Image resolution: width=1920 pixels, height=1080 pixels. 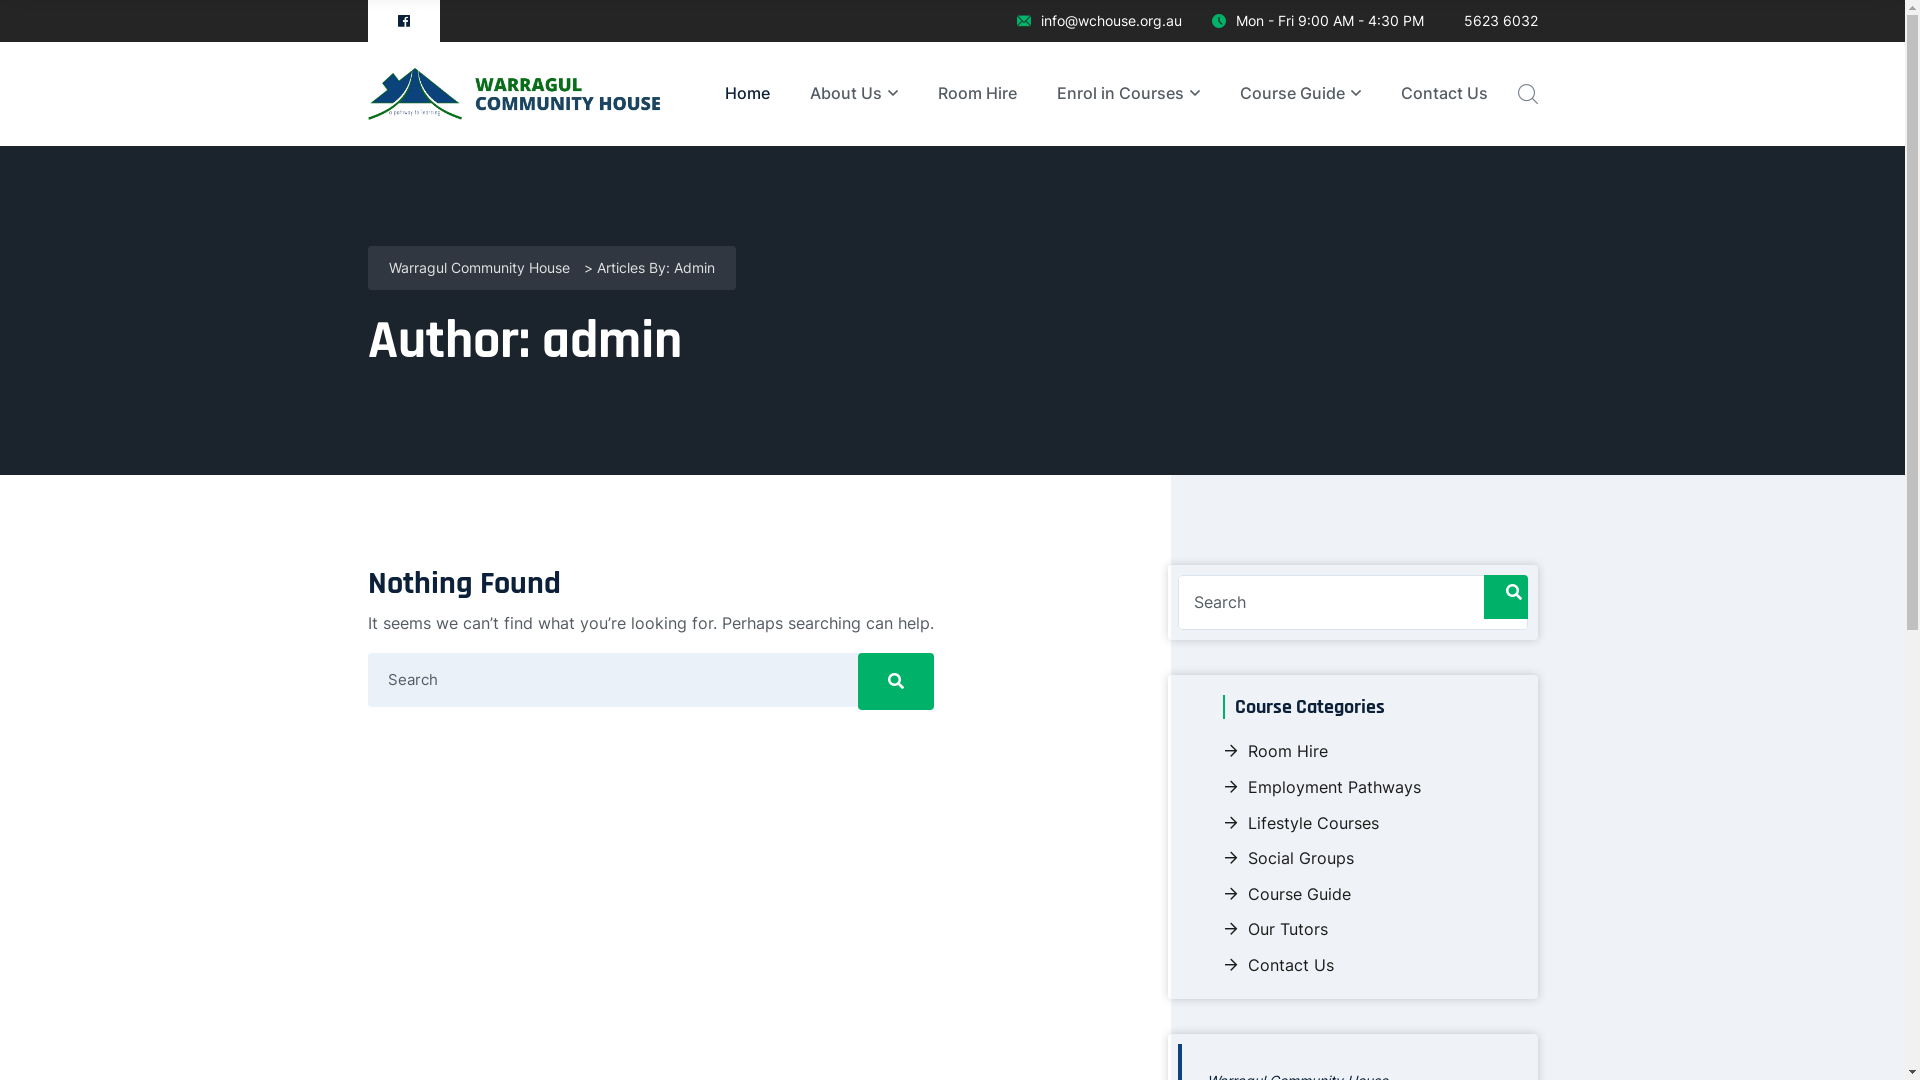 What do you see at coordinates (1287, 856) in the screenshot?
I see `'Social Groups'` at bounding box center [1287, 856].